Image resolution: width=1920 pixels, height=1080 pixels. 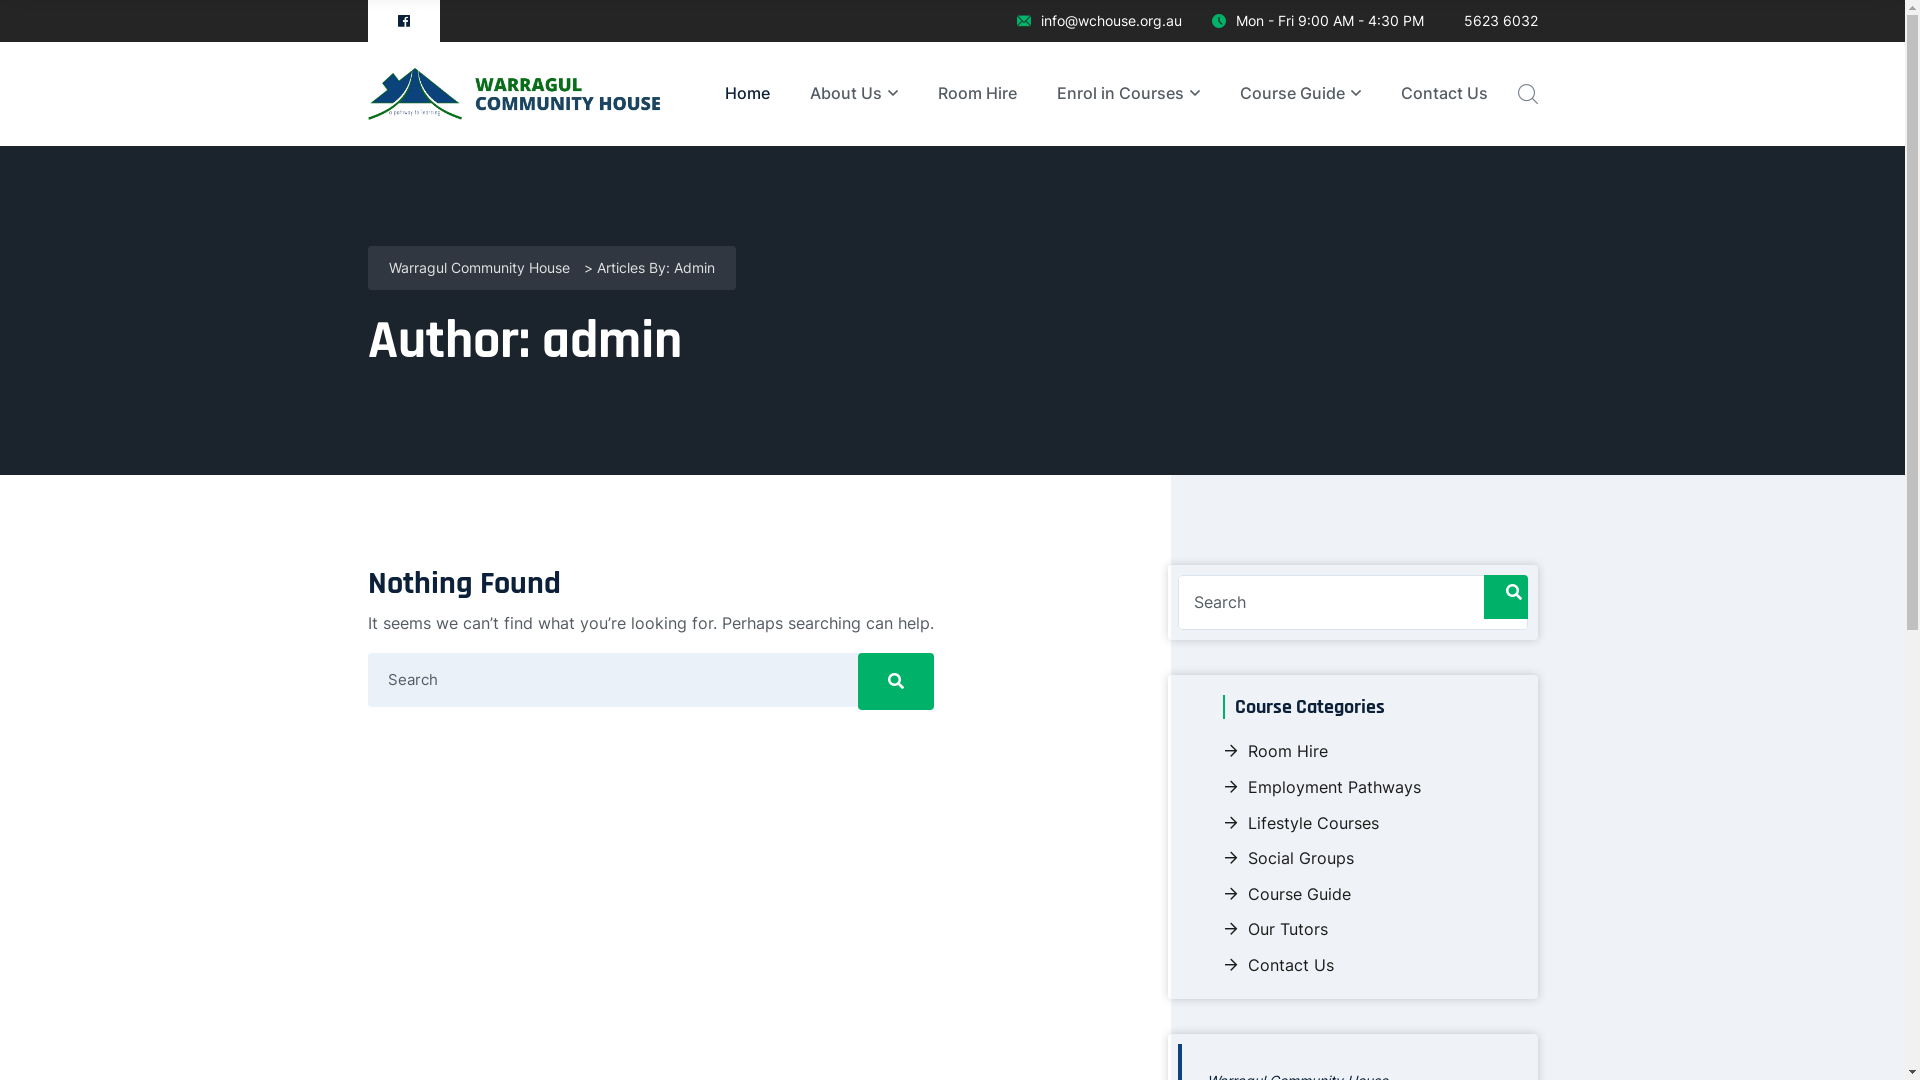 What do you see at coordinates (1287, 856) in the screenshot?
I see `'Social Groups'` at bounding box center [1287, 856].